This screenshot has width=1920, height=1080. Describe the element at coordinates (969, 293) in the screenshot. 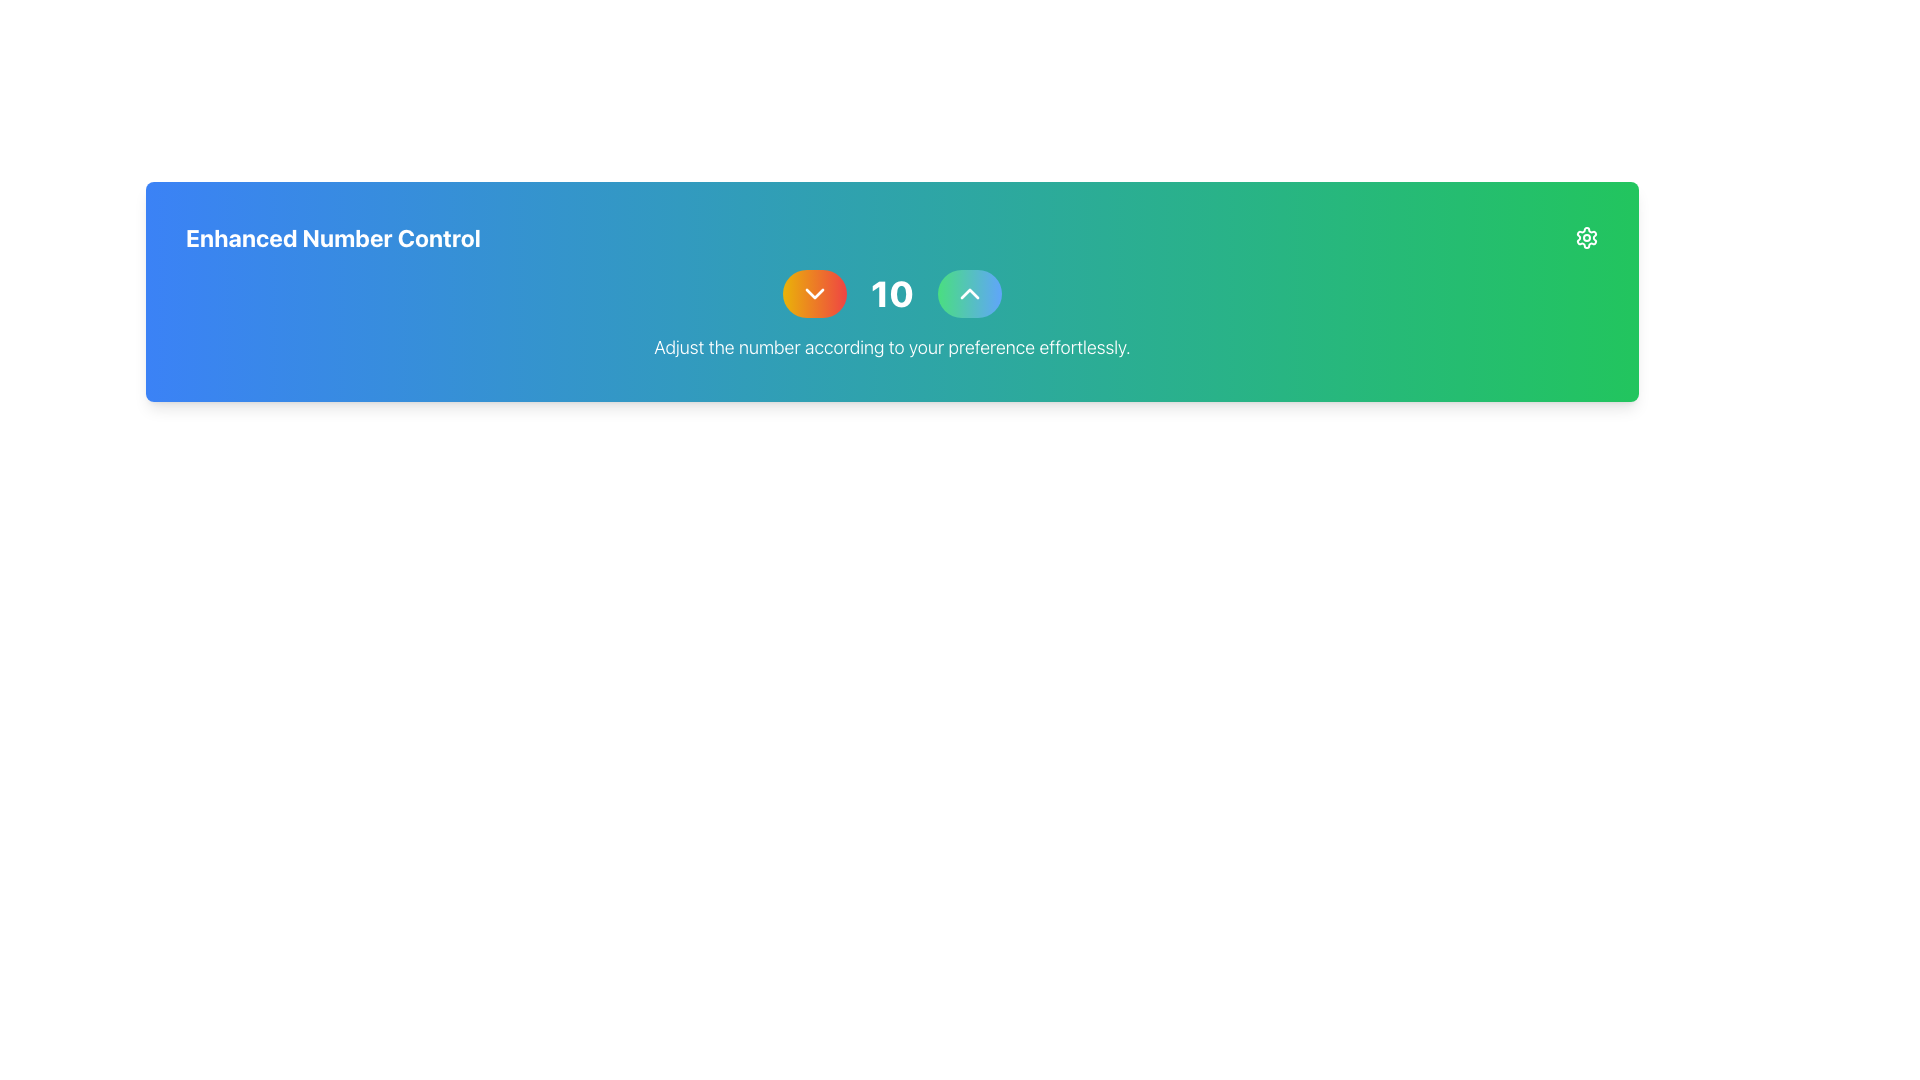

I see `the upward-pointing chevron icon within the circular button located in the top right corner of the interface to interact` at that location.